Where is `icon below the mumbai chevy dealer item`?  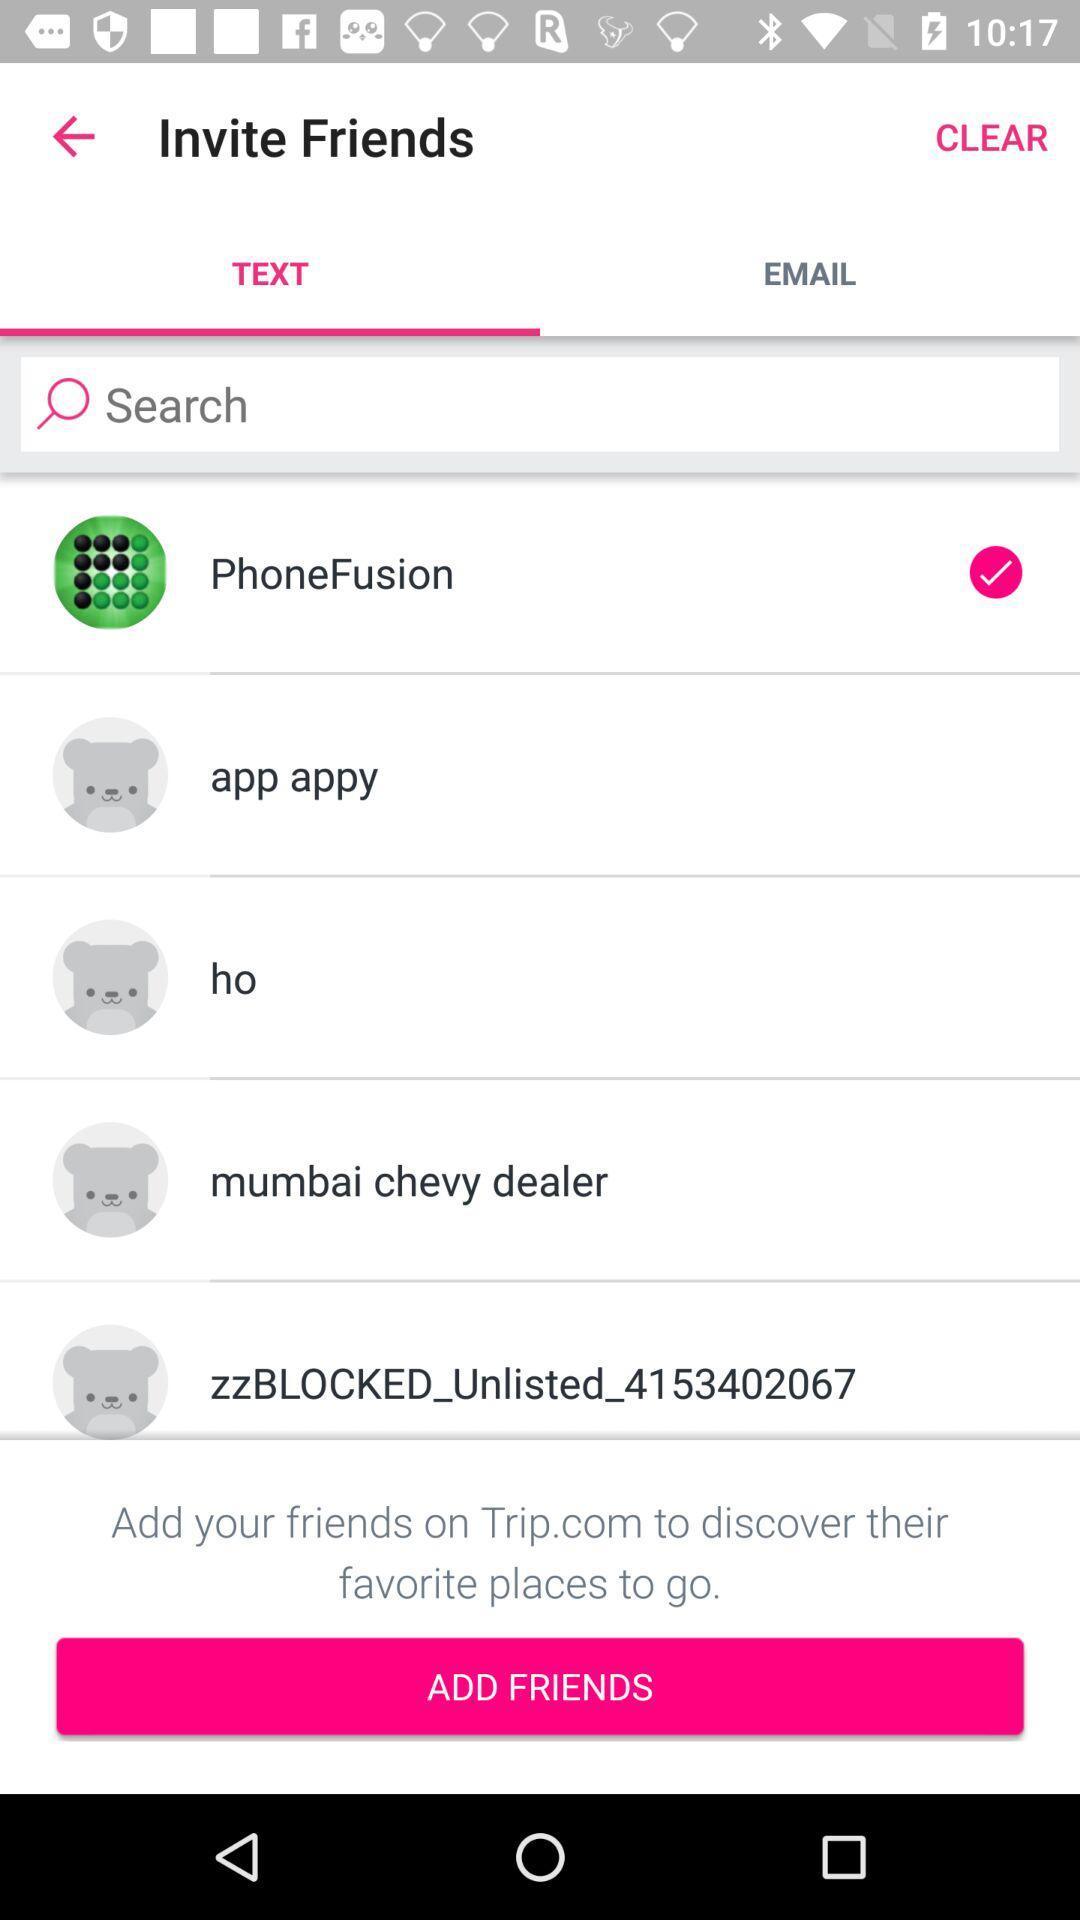 icon below the mumbai chevy dealer item is located at coordinates (617, 1381).